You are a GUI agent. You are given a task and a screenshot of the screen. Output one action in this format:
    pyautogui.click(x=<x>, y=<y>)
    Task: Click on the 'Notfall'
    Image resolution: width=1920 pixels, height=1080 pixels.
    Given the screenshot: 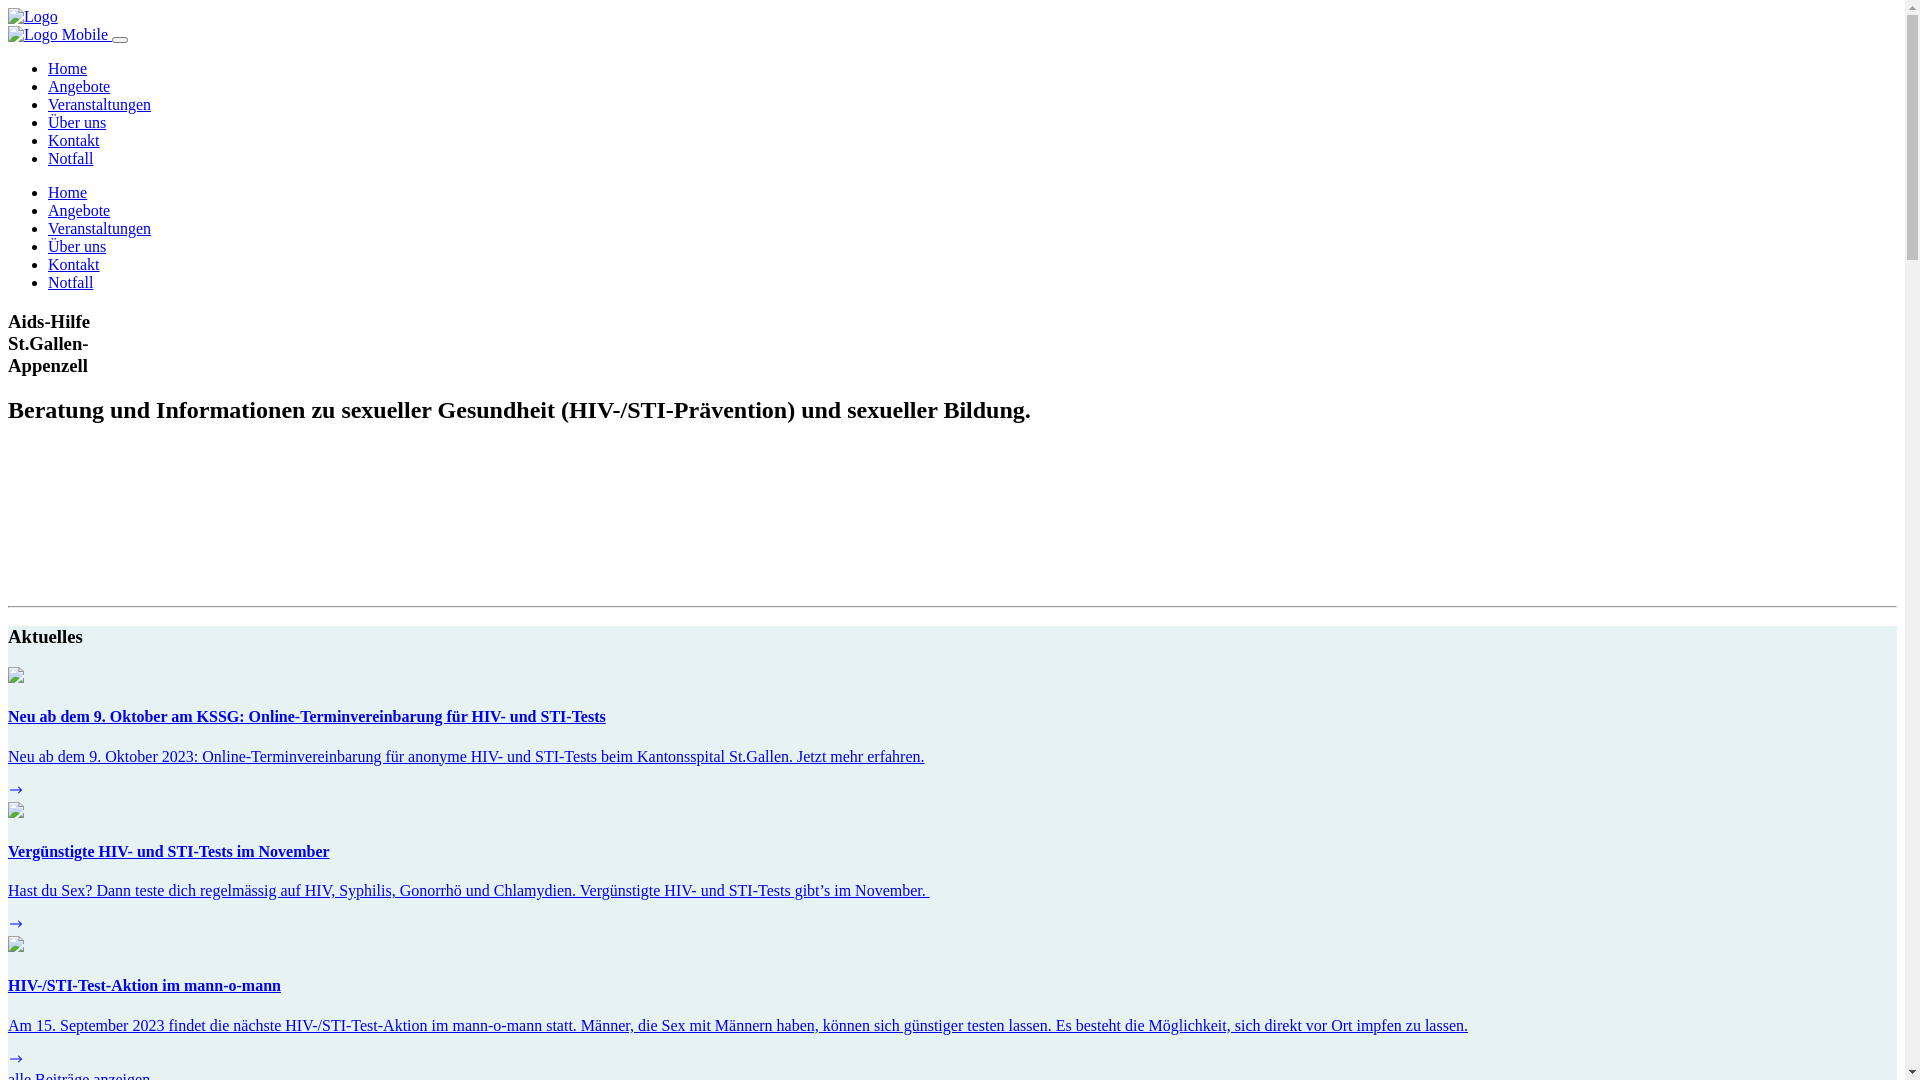 What is the action you would take?
    pyautogui.click(x=48, y=157)
    